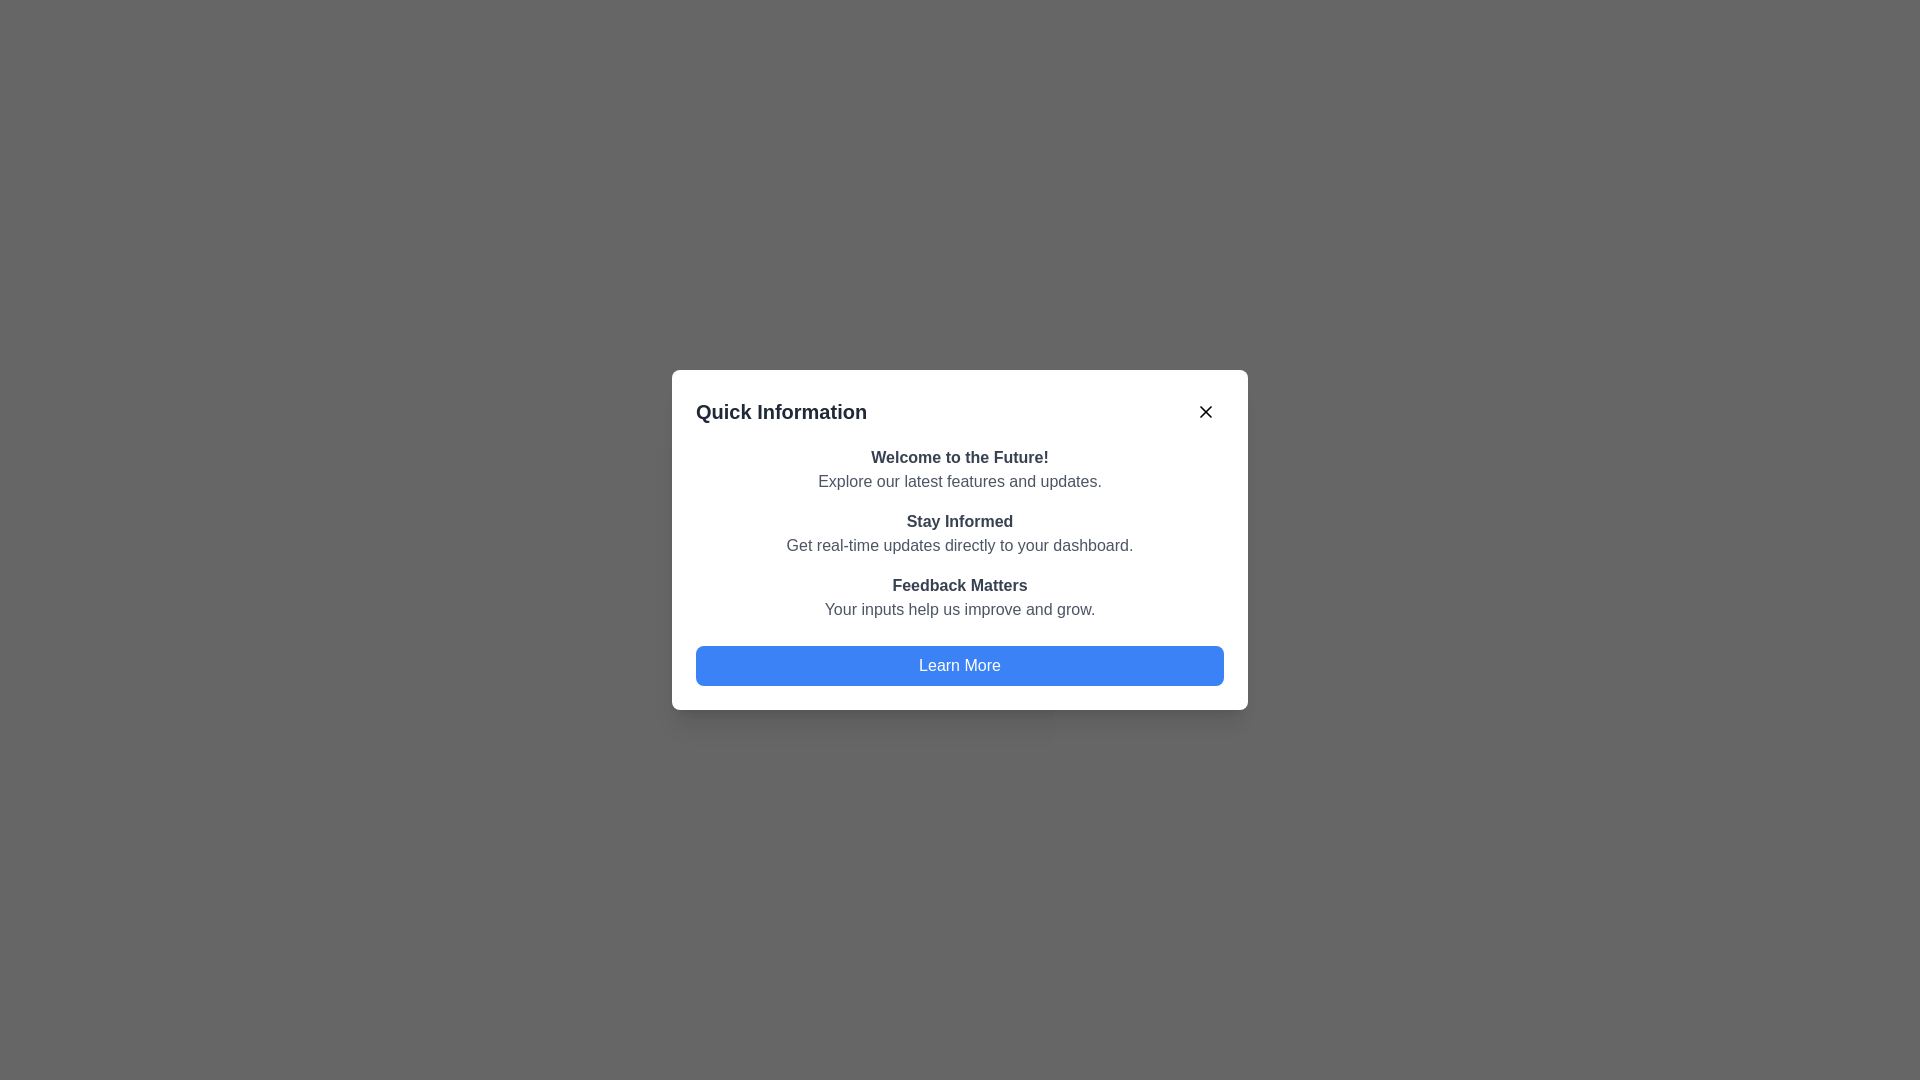  What do you see at coordinates (1204, 411) in the screenshot?
I see `the small cross icon inside the circular button located at the top-right corner of the 'Quick Information' popup dialog for accessibility` at bounding box center [1204, 411].